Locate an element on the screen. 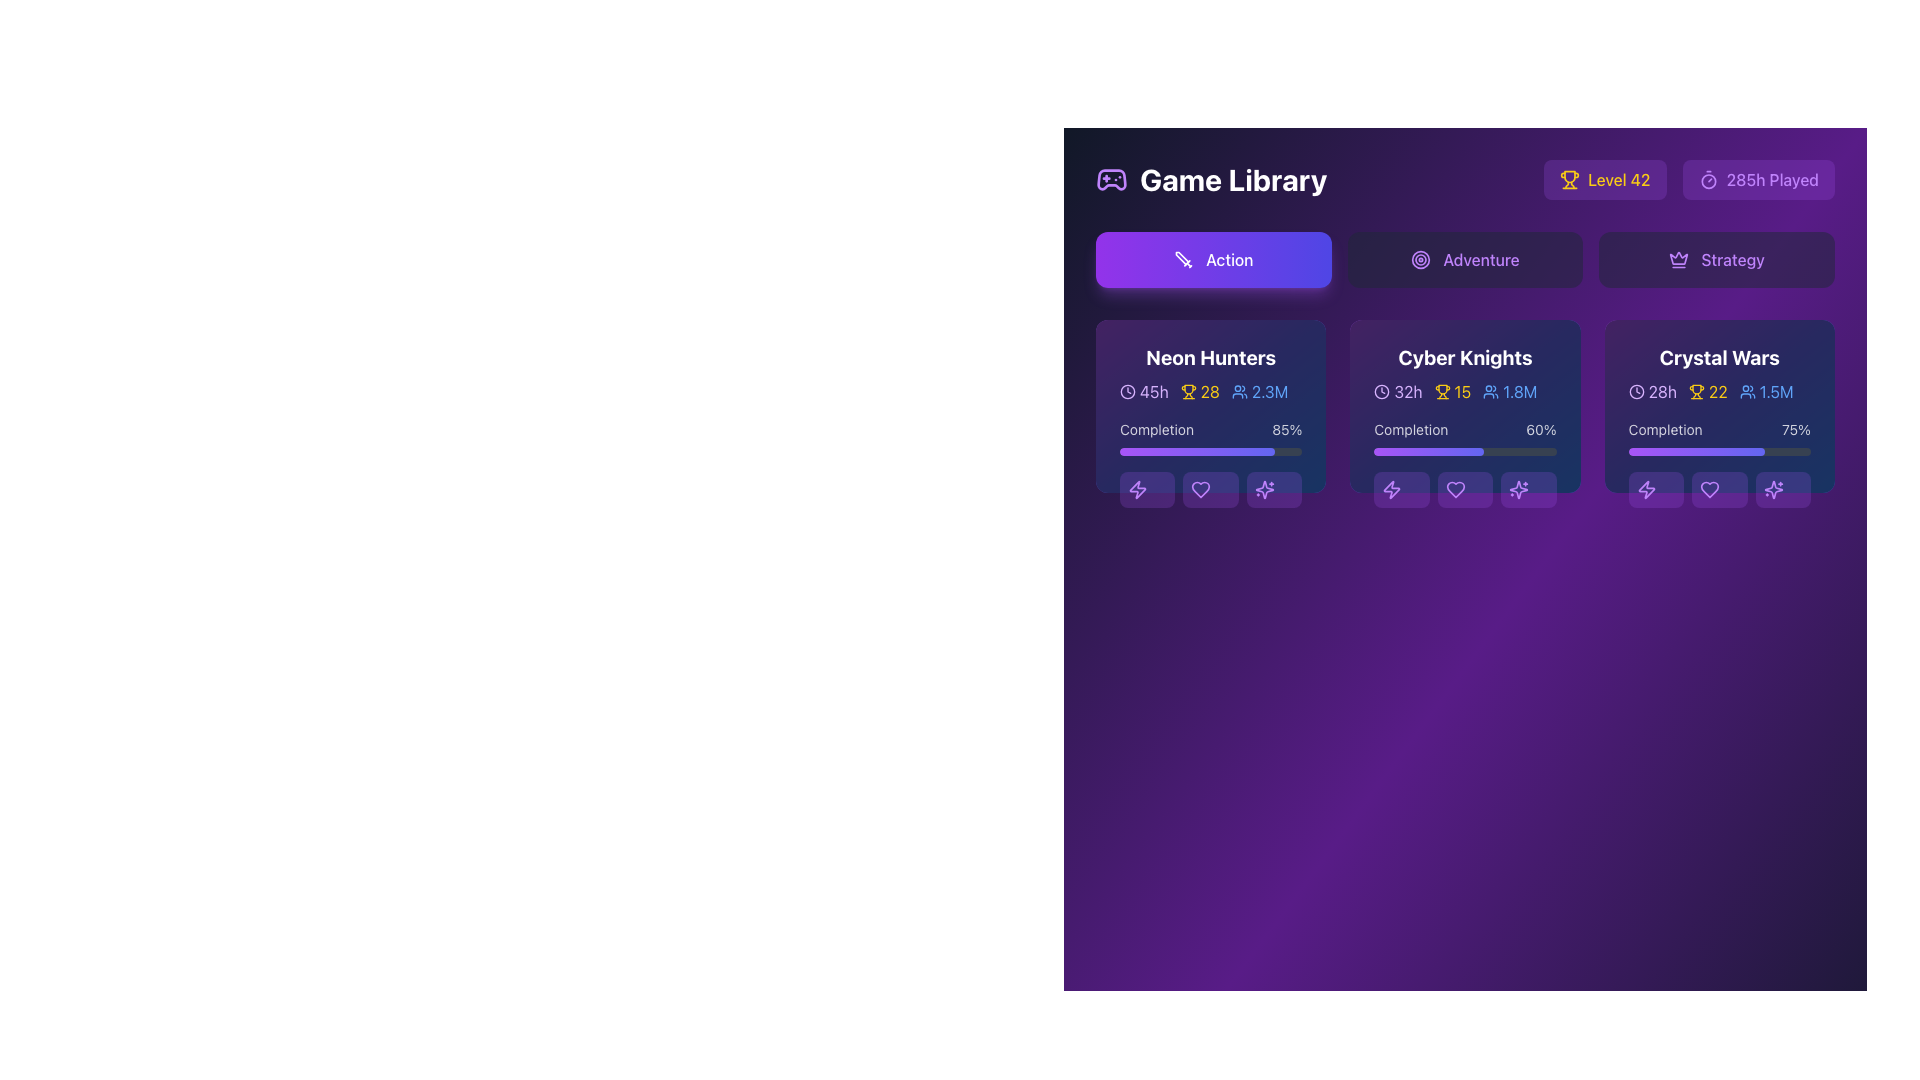 The image size is (1920, 1080). the Statistical Summary Displayer that shows aggregated time played, achievements, and player count metrics for the 'Neon Hunters' game, located below the 'Neon Hunters' title and above the 'Completion' progress bar is located at coordinates (1210, 392).